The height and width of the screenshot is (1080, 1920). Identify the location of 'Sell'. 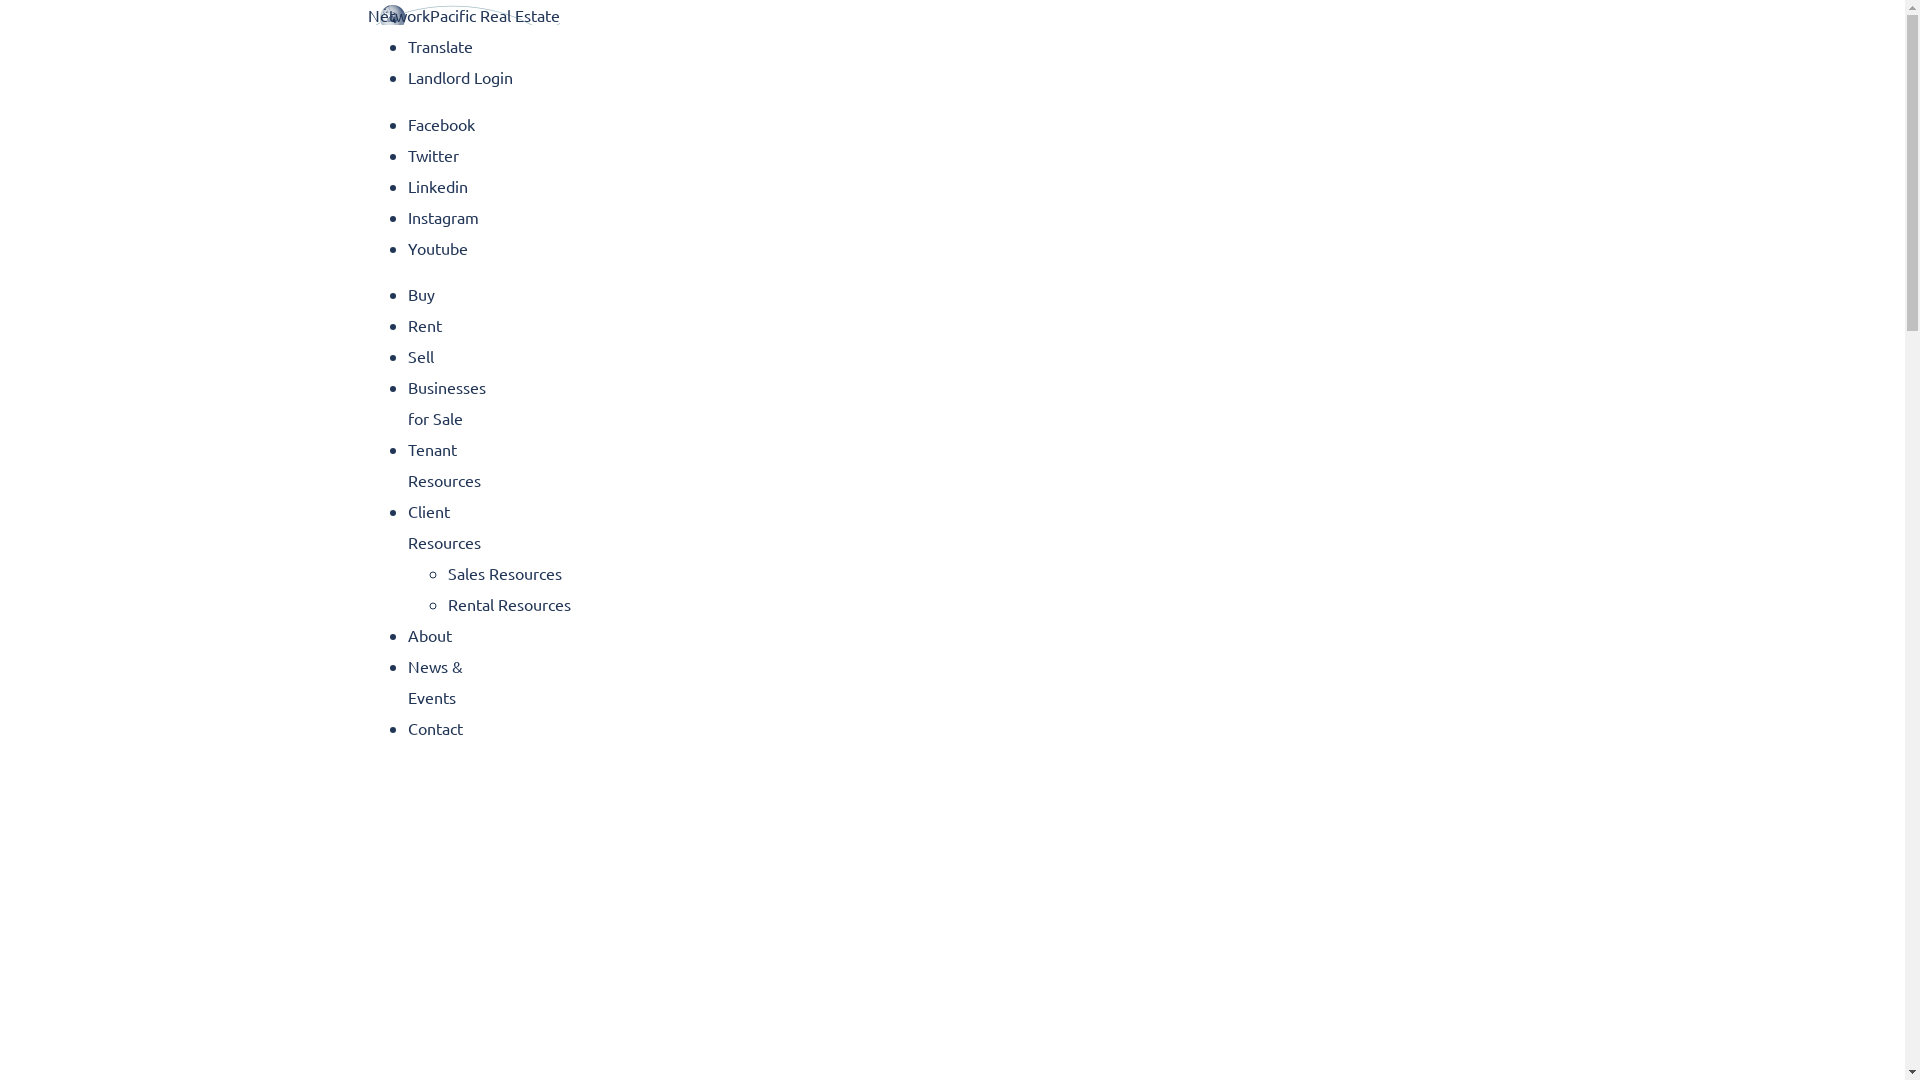
(407, 354).